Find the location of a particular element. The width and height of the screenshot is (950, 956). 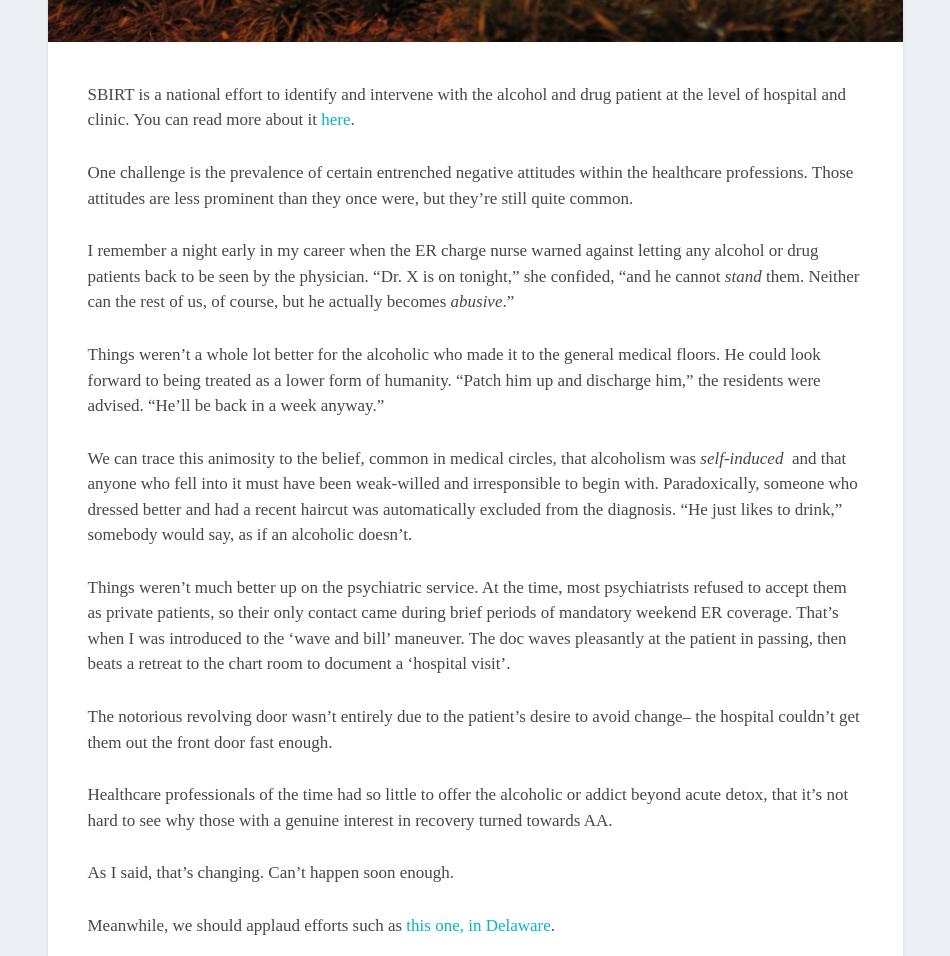

'Meanwhile, we should applaud efforts such as' is located at coordinates (87, 925).